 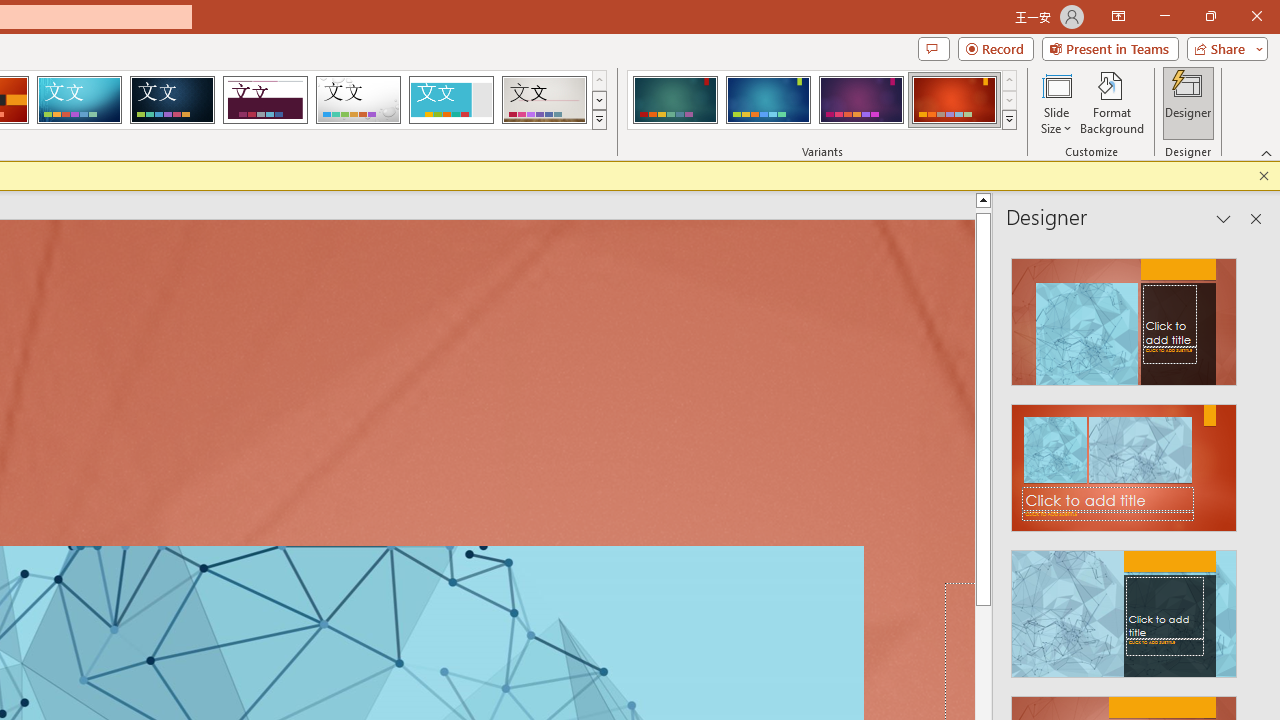 What do you see at coordinates (823, 100) in the screenshot?
I see `'AutomationID: ThemeVariantsGallery'` at bounding box center [823, 100].